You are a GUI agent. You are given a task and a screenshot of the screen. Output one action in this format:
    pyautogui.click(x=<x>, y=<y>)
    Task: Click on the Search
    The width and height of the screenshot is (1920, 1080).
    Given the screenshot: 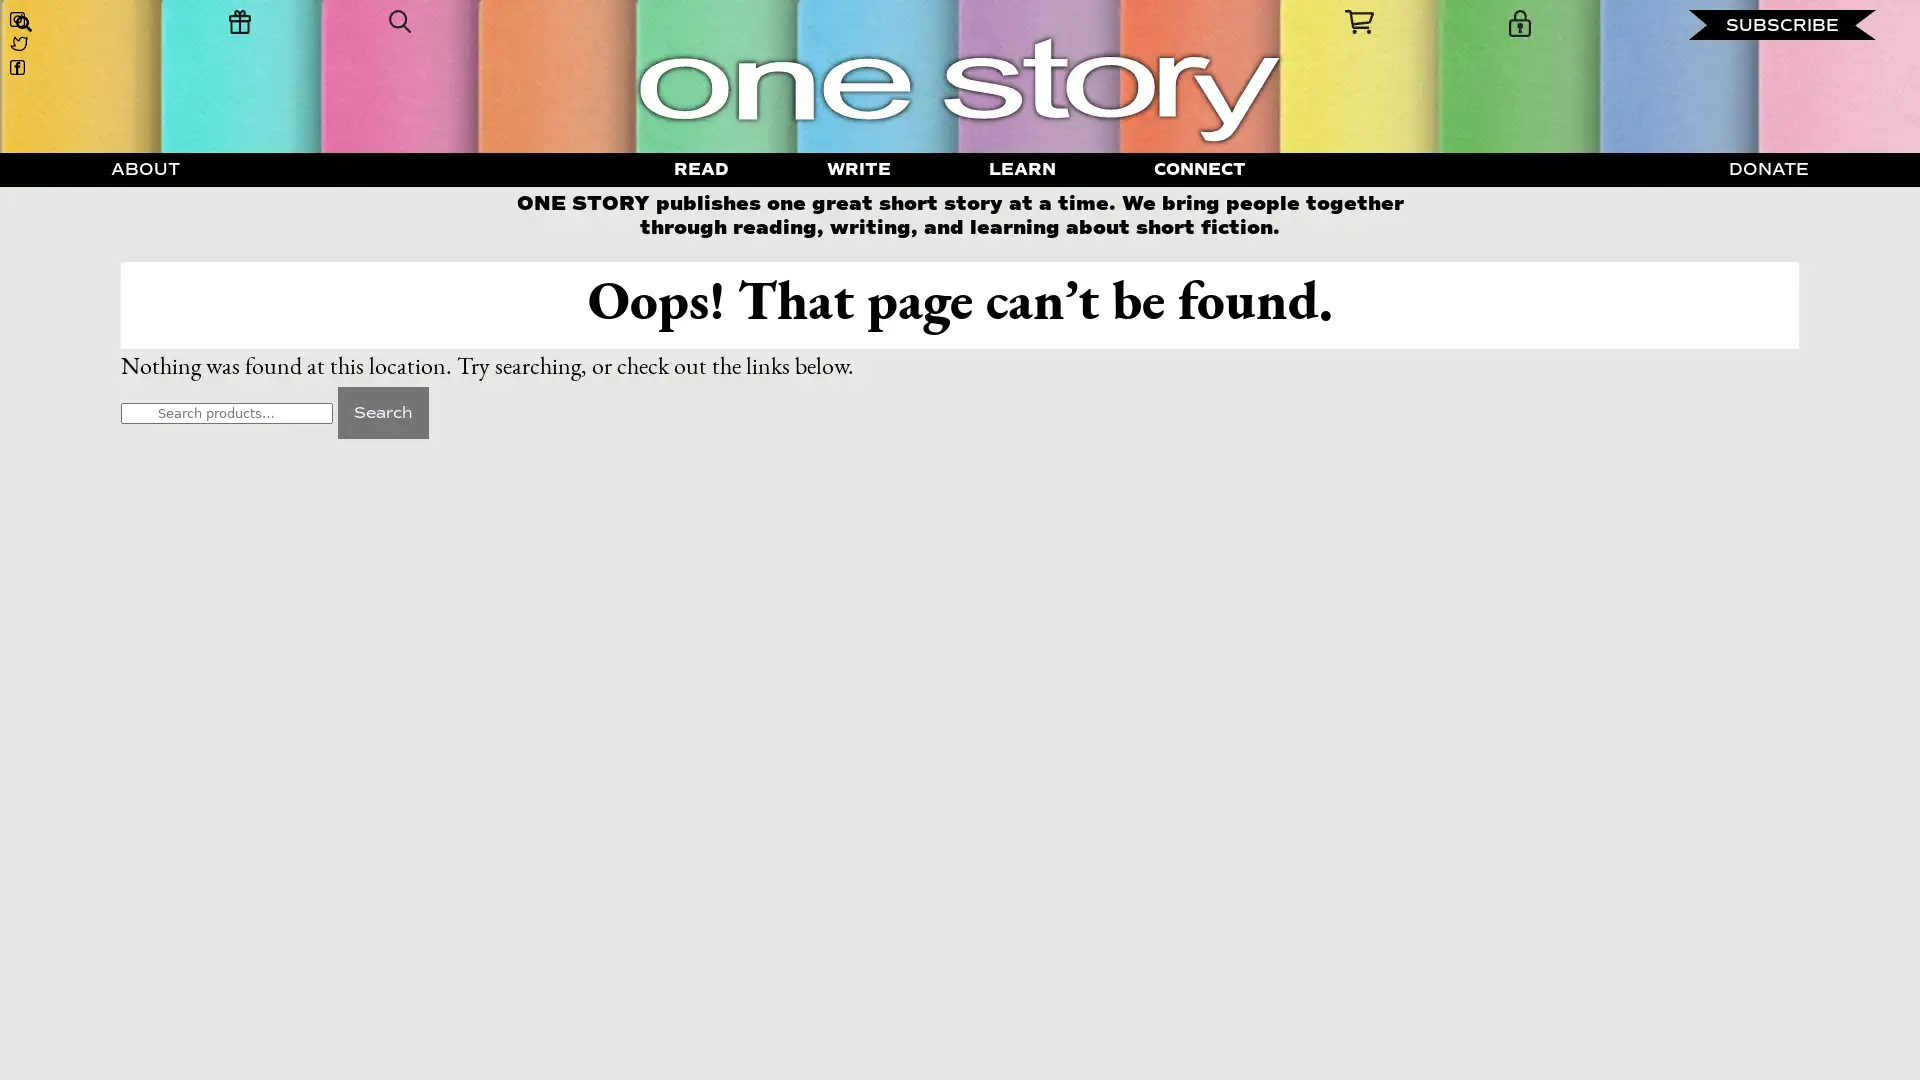 What is the action you would take?
    pyautogui.click(x=382, y=411)
    